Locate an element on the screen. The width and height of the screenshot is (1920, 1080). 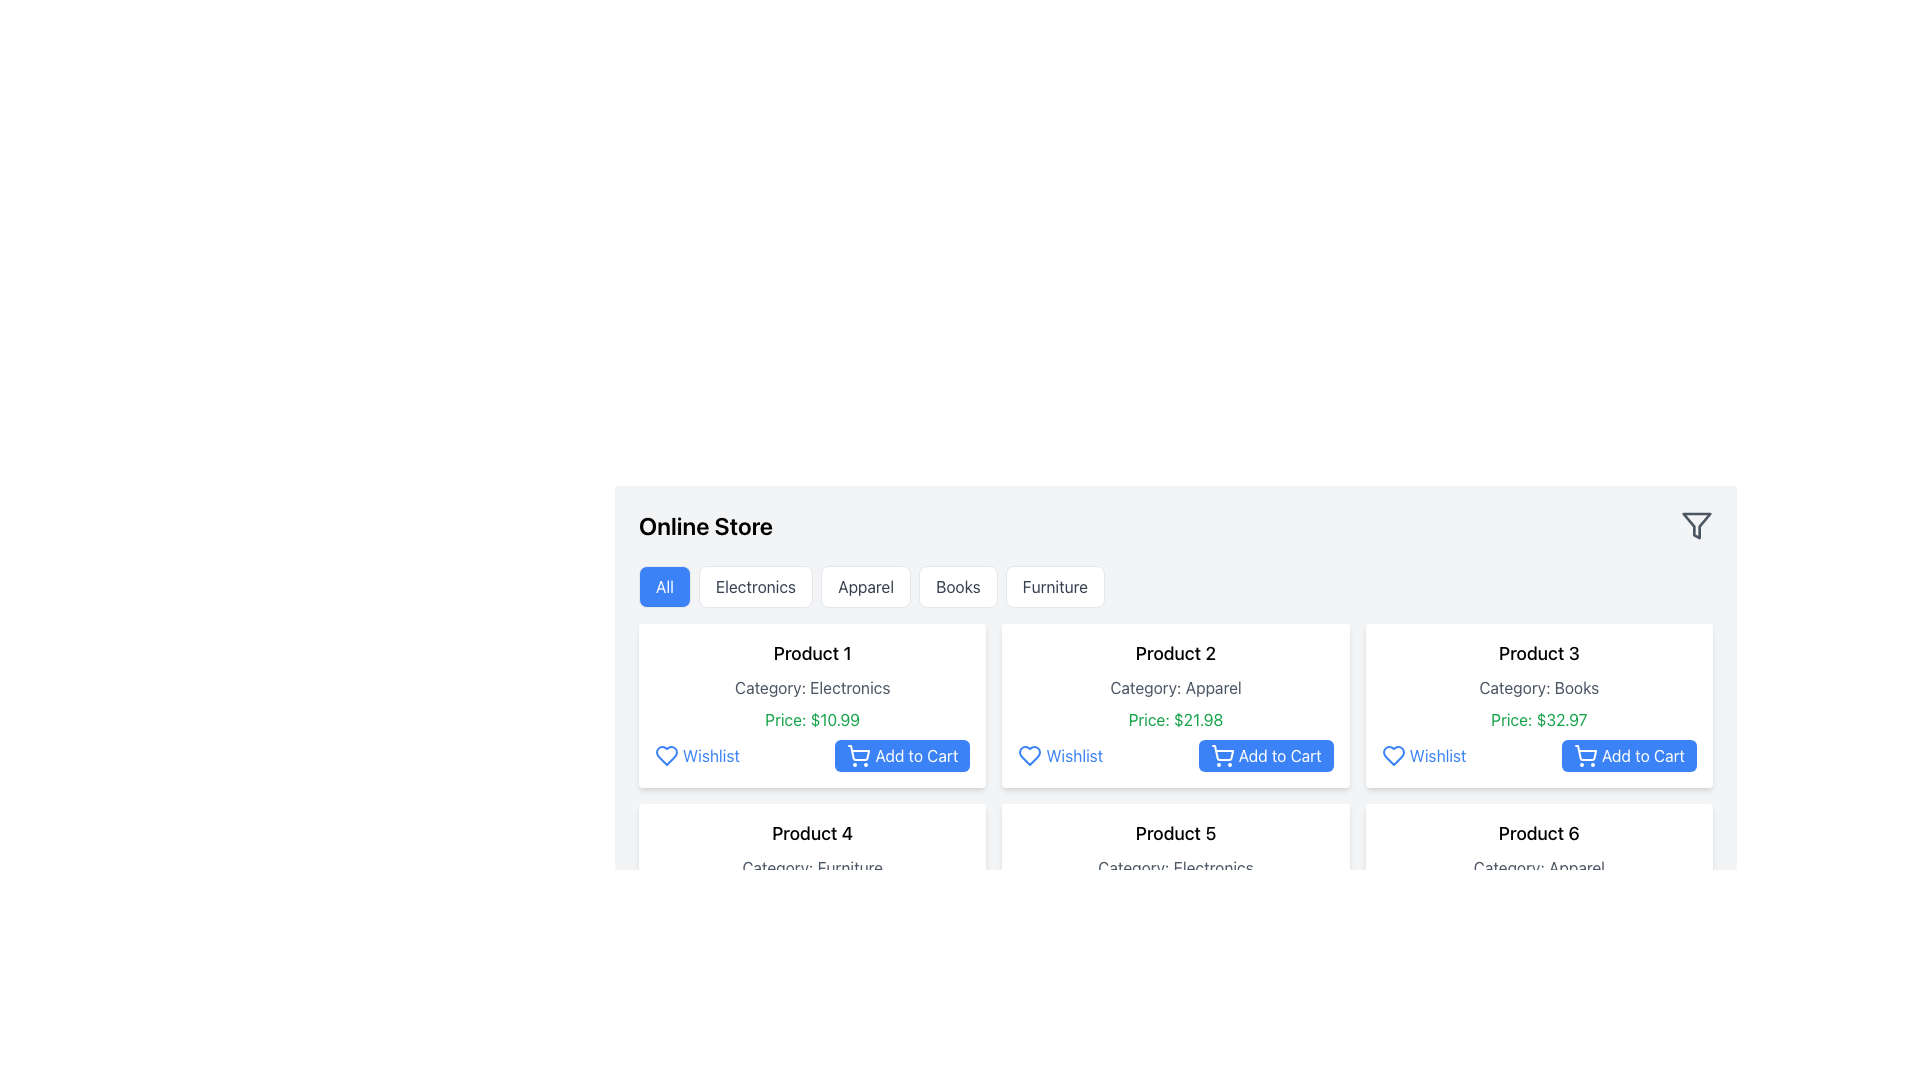
the static text label that reads 'Category: Apparel', which is located below the 'Product 6' header and above the price information in the product card layout is located at coordinates (1538, 866).